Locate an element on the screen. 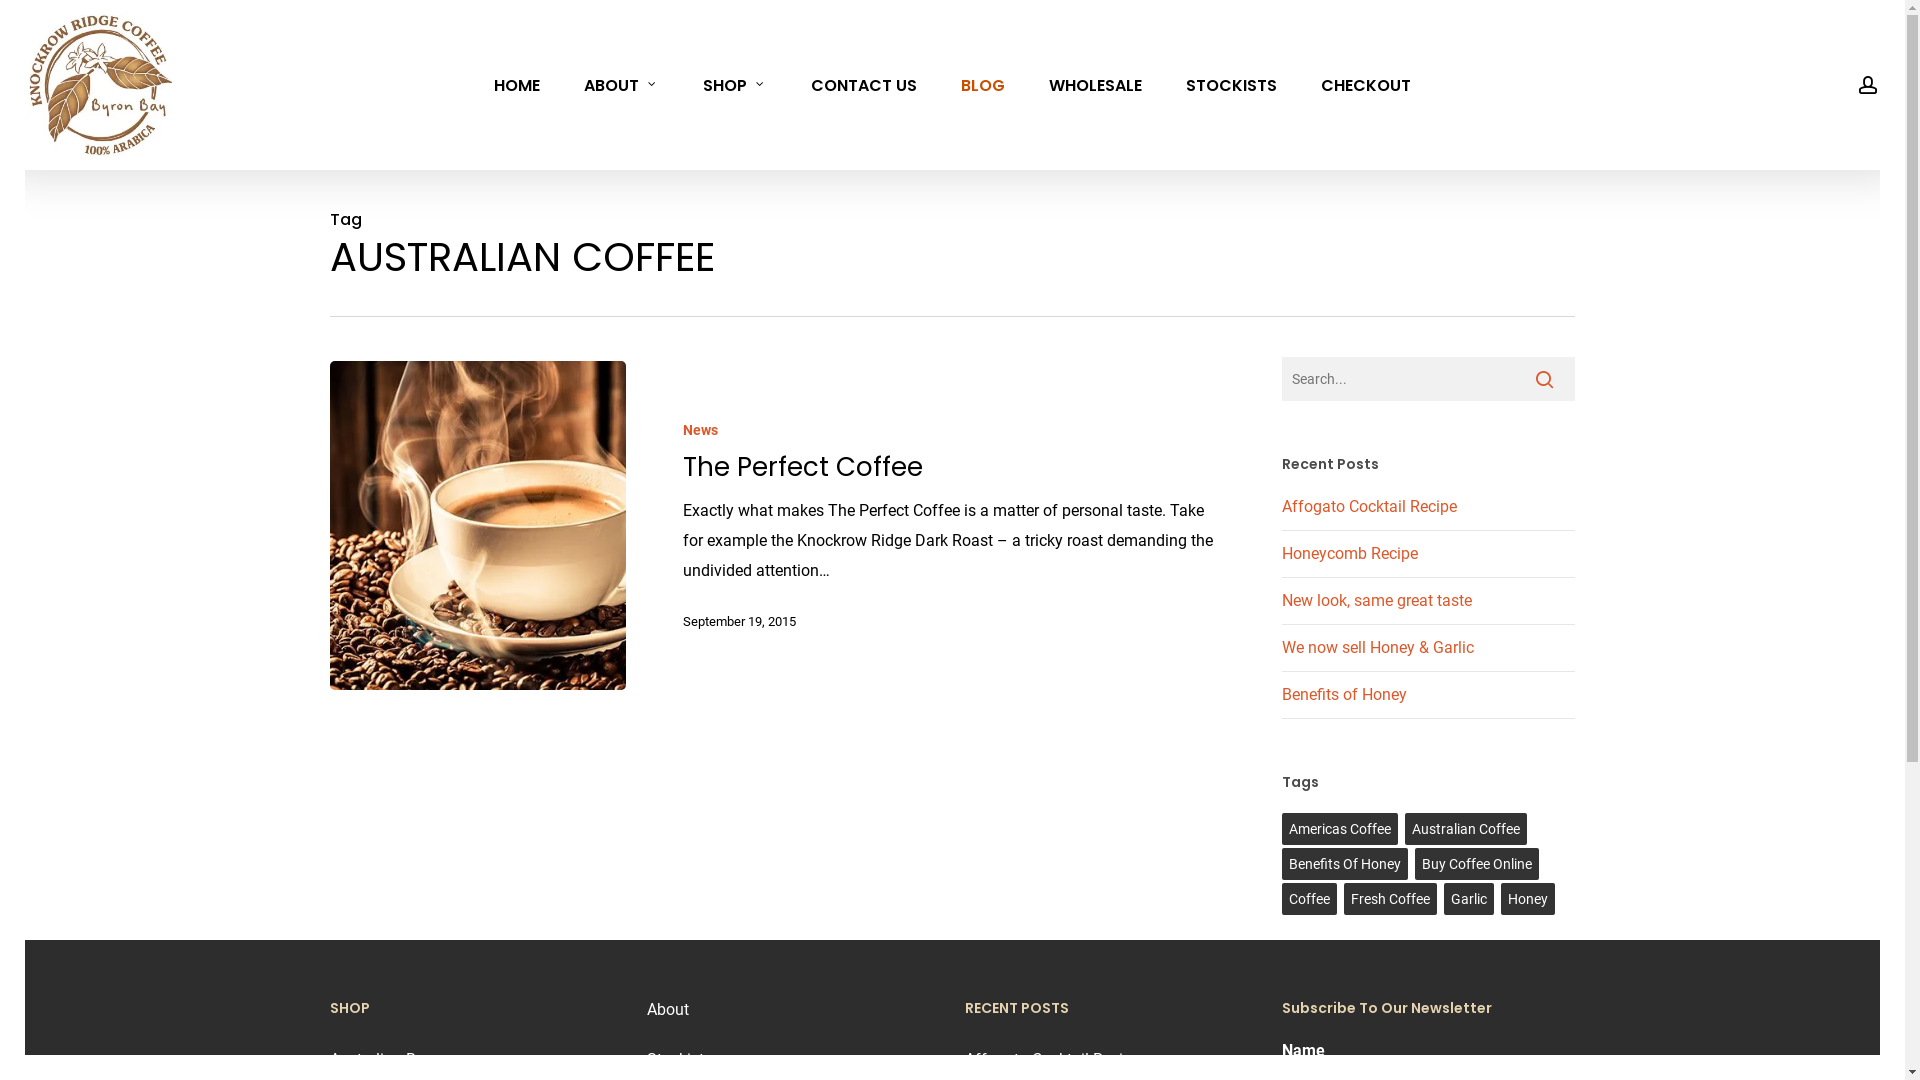  'Americas Coffee' is located at coordinates (1281, 829).